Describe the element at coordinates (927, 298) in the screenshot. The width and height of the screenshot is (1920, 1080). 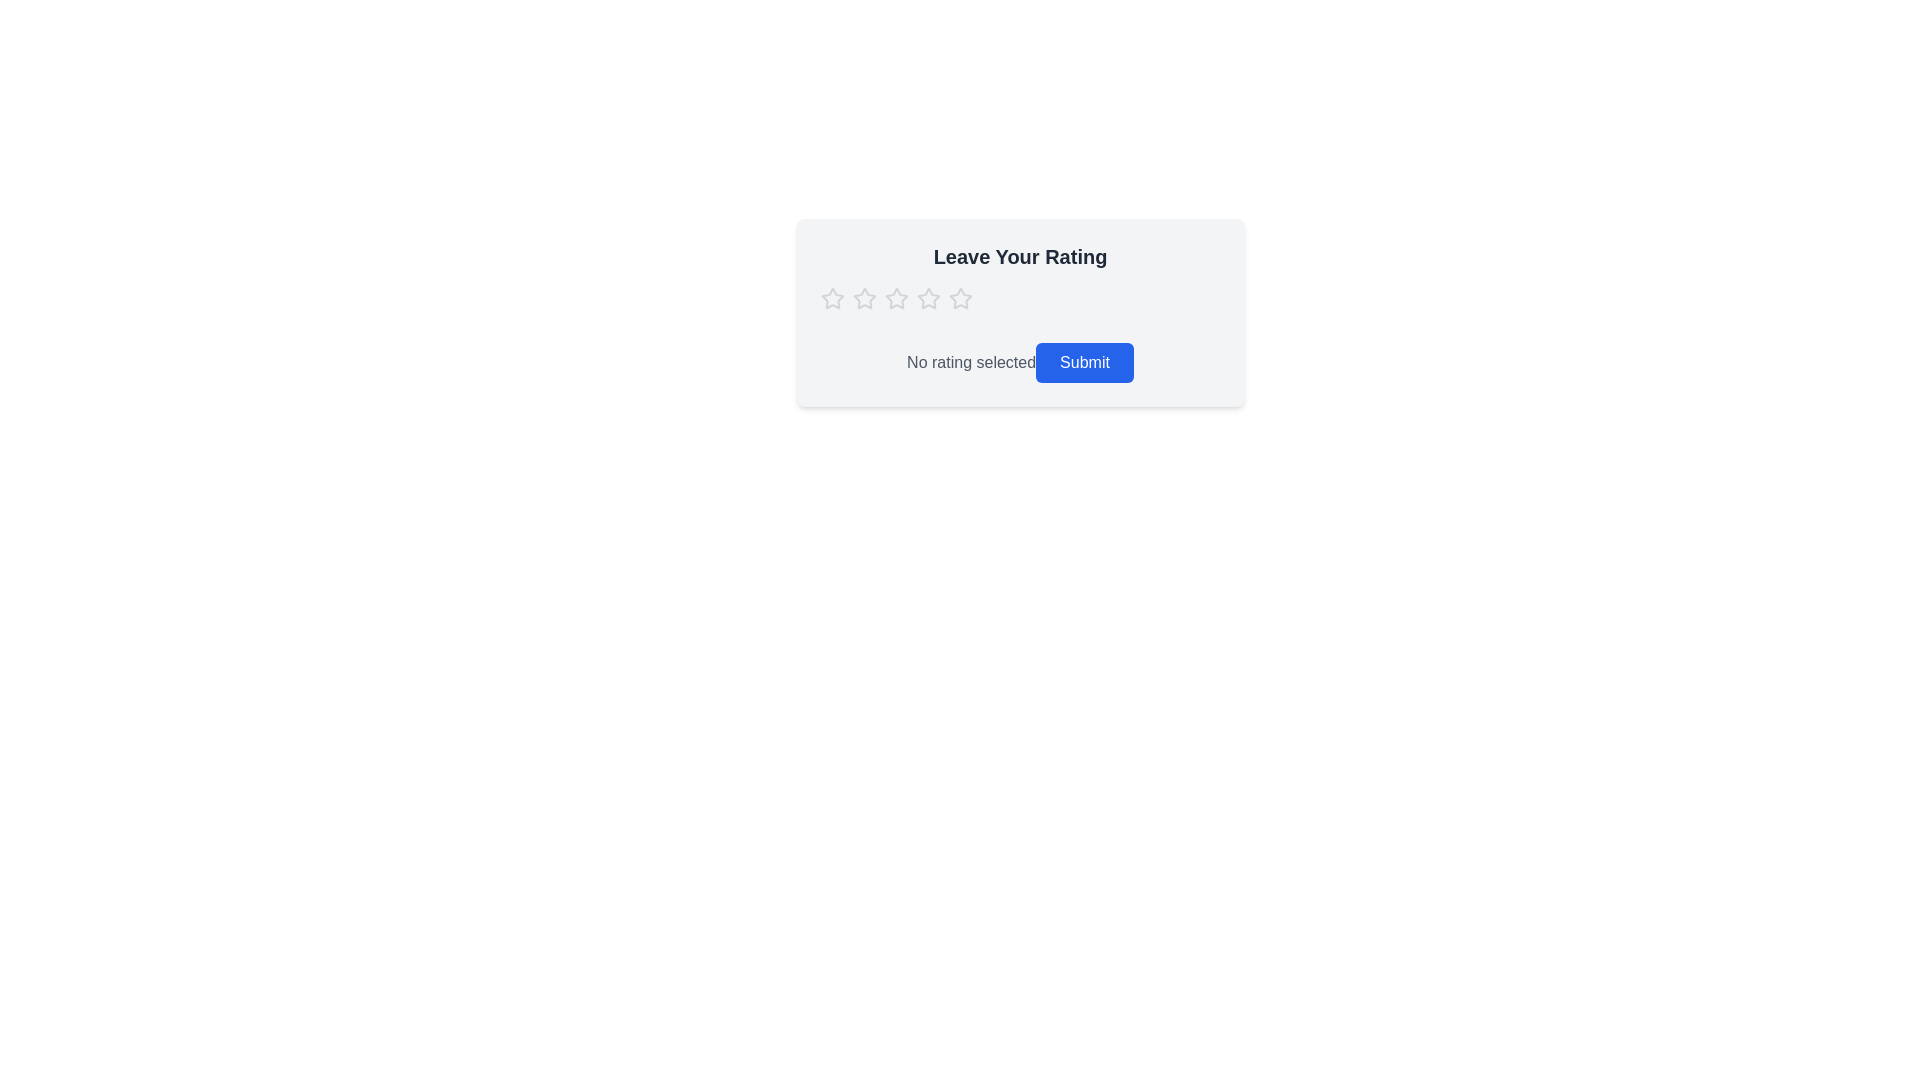
I see `the second star icon in the rating section under 'Leave Your Rating'` at that location.